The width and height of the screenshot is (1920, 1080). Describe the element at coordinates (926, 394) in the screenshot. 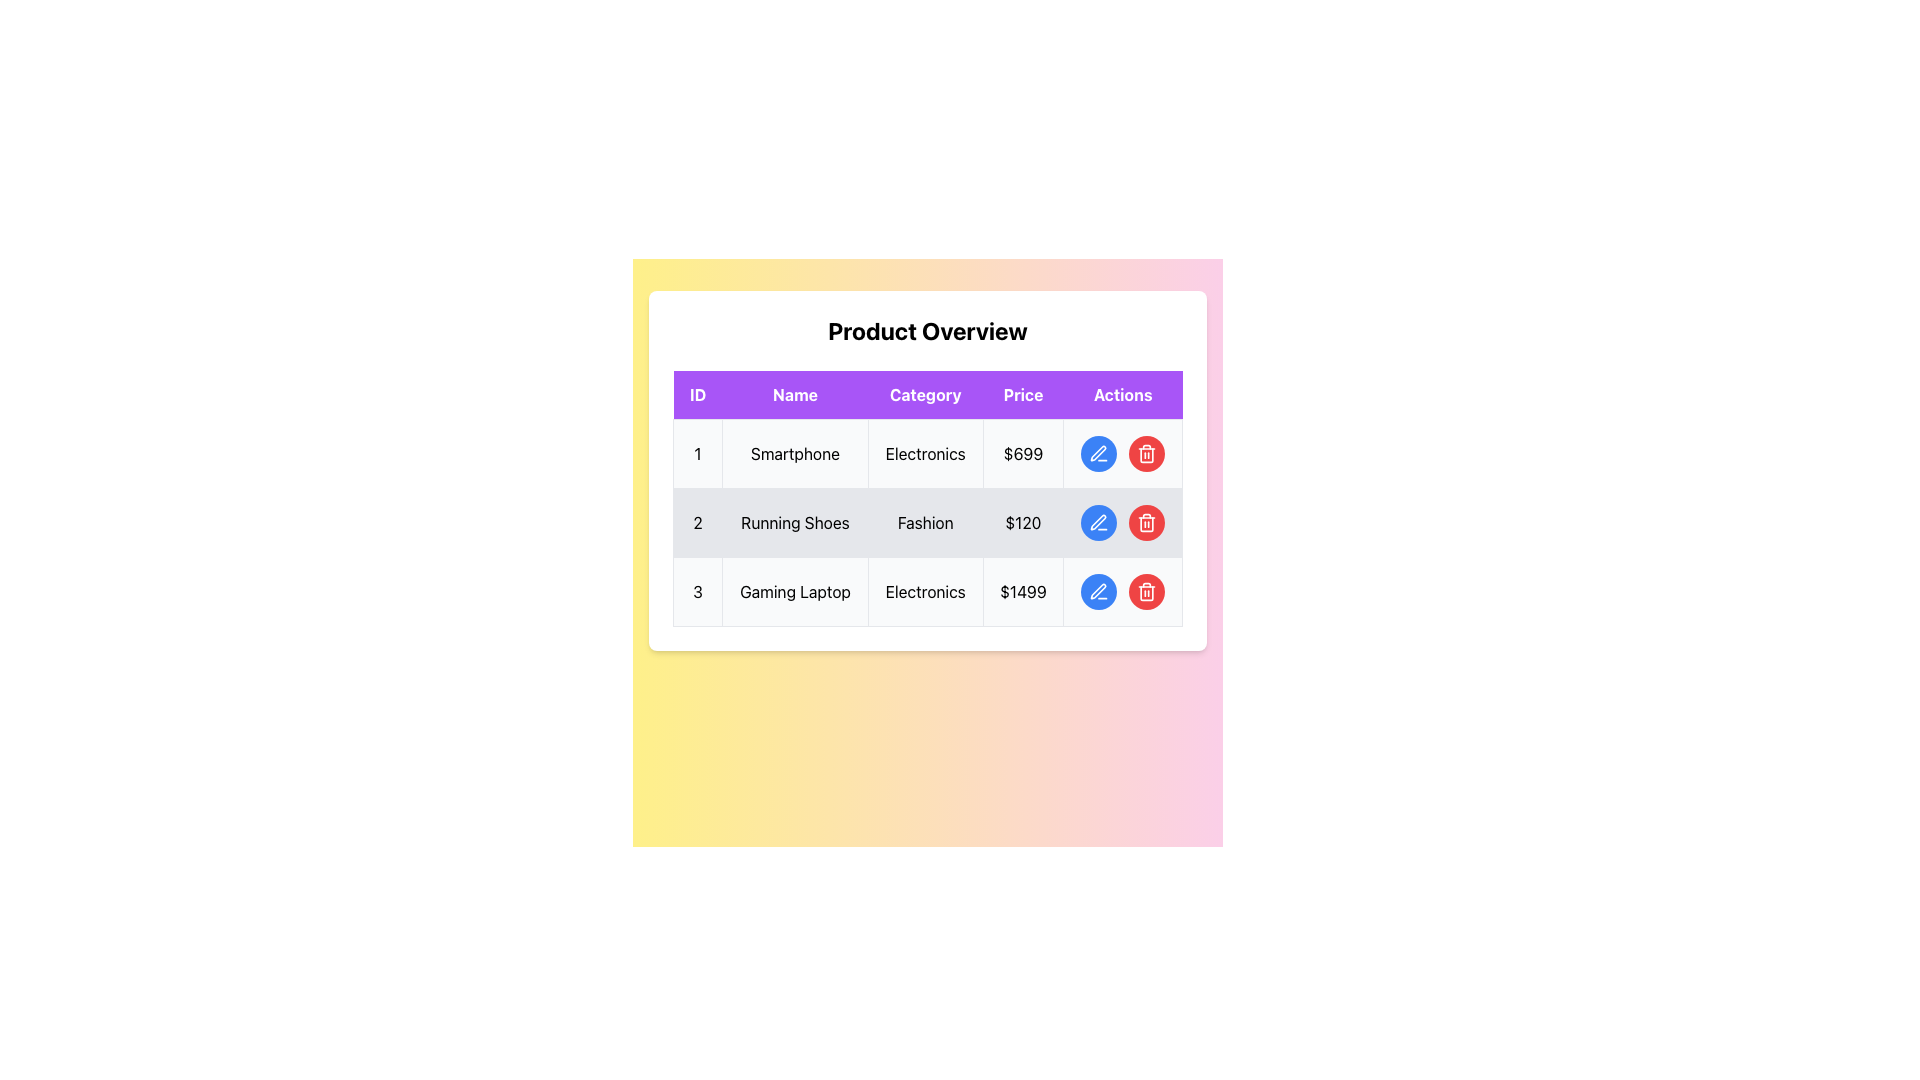

I see `the Table Header Row located below the 'Product Overview' header to interact with the content under the columns labeled ID, Name, Category, Price, and Actions` at that location.